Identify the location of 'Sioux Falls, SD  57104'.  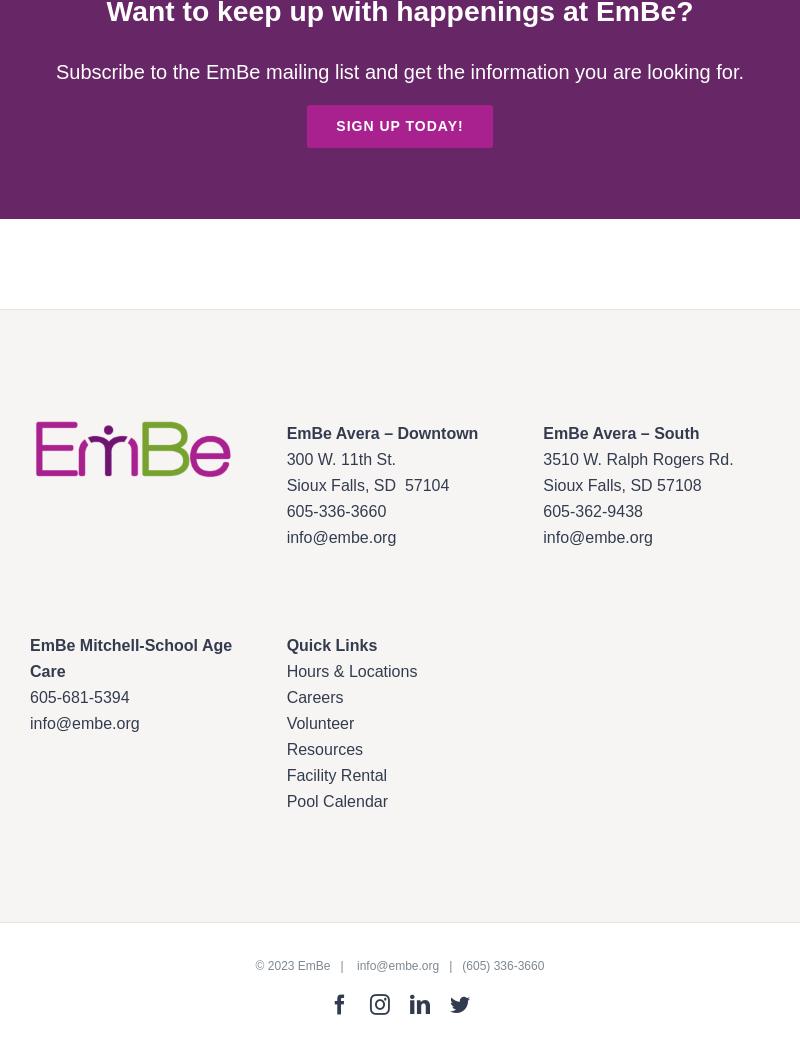
(367, 485).